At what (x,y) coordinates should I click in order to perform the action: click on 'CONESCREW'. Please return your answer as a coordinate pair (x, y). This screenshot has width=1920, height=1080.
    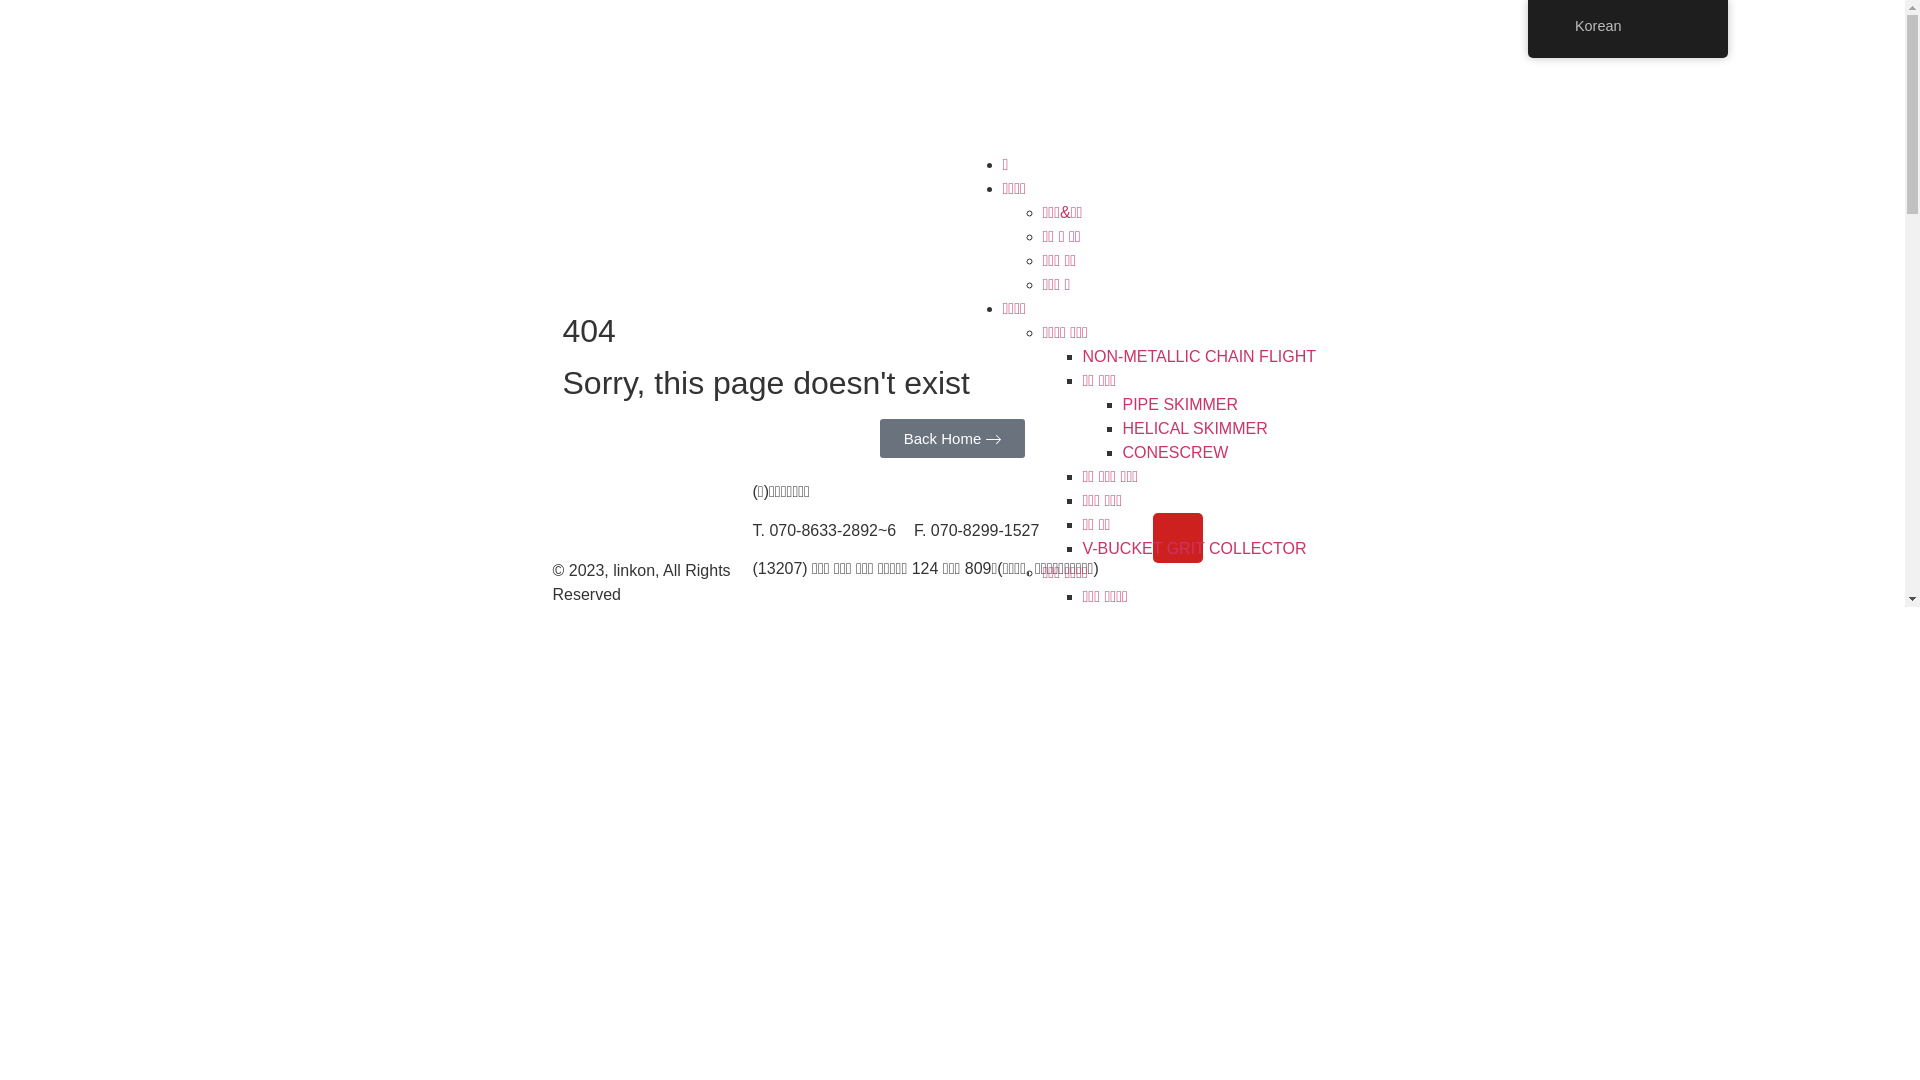
    Looking at the image, I should click on (1175, 452).